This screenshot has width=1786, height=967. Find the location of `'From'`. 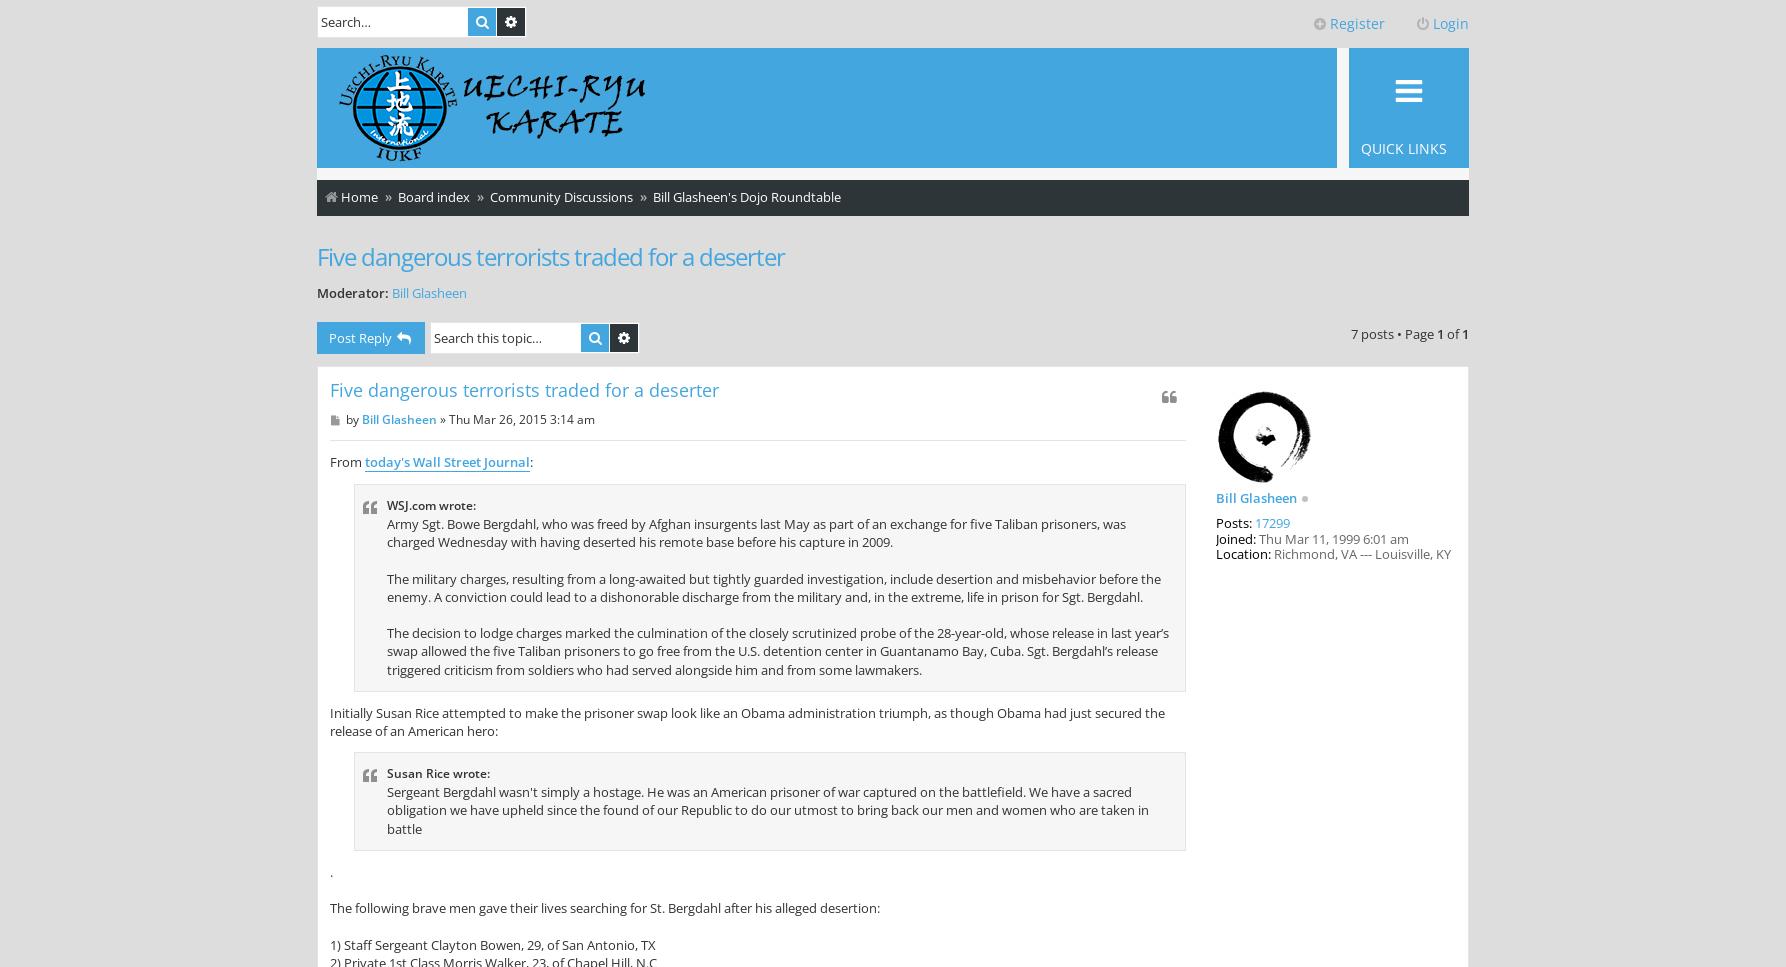

'From' is located at coordinates (347, 460).